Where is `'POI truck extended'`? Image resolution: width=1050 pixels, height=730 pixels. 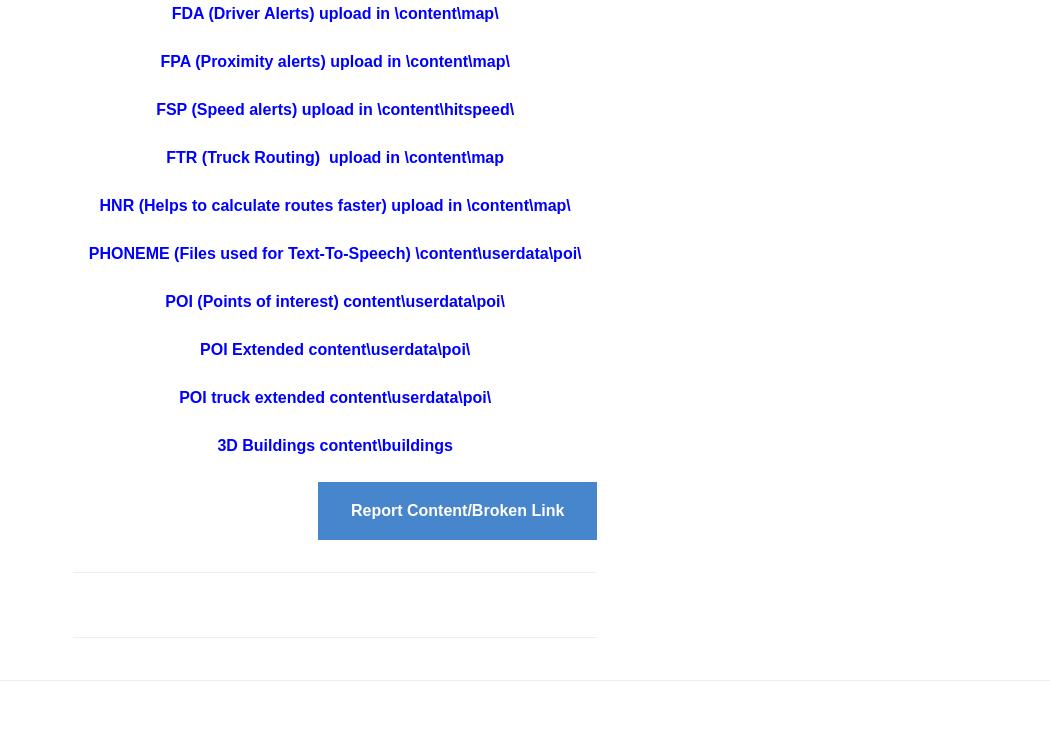 'POI truck extended' is located at coordinates (253, 396).